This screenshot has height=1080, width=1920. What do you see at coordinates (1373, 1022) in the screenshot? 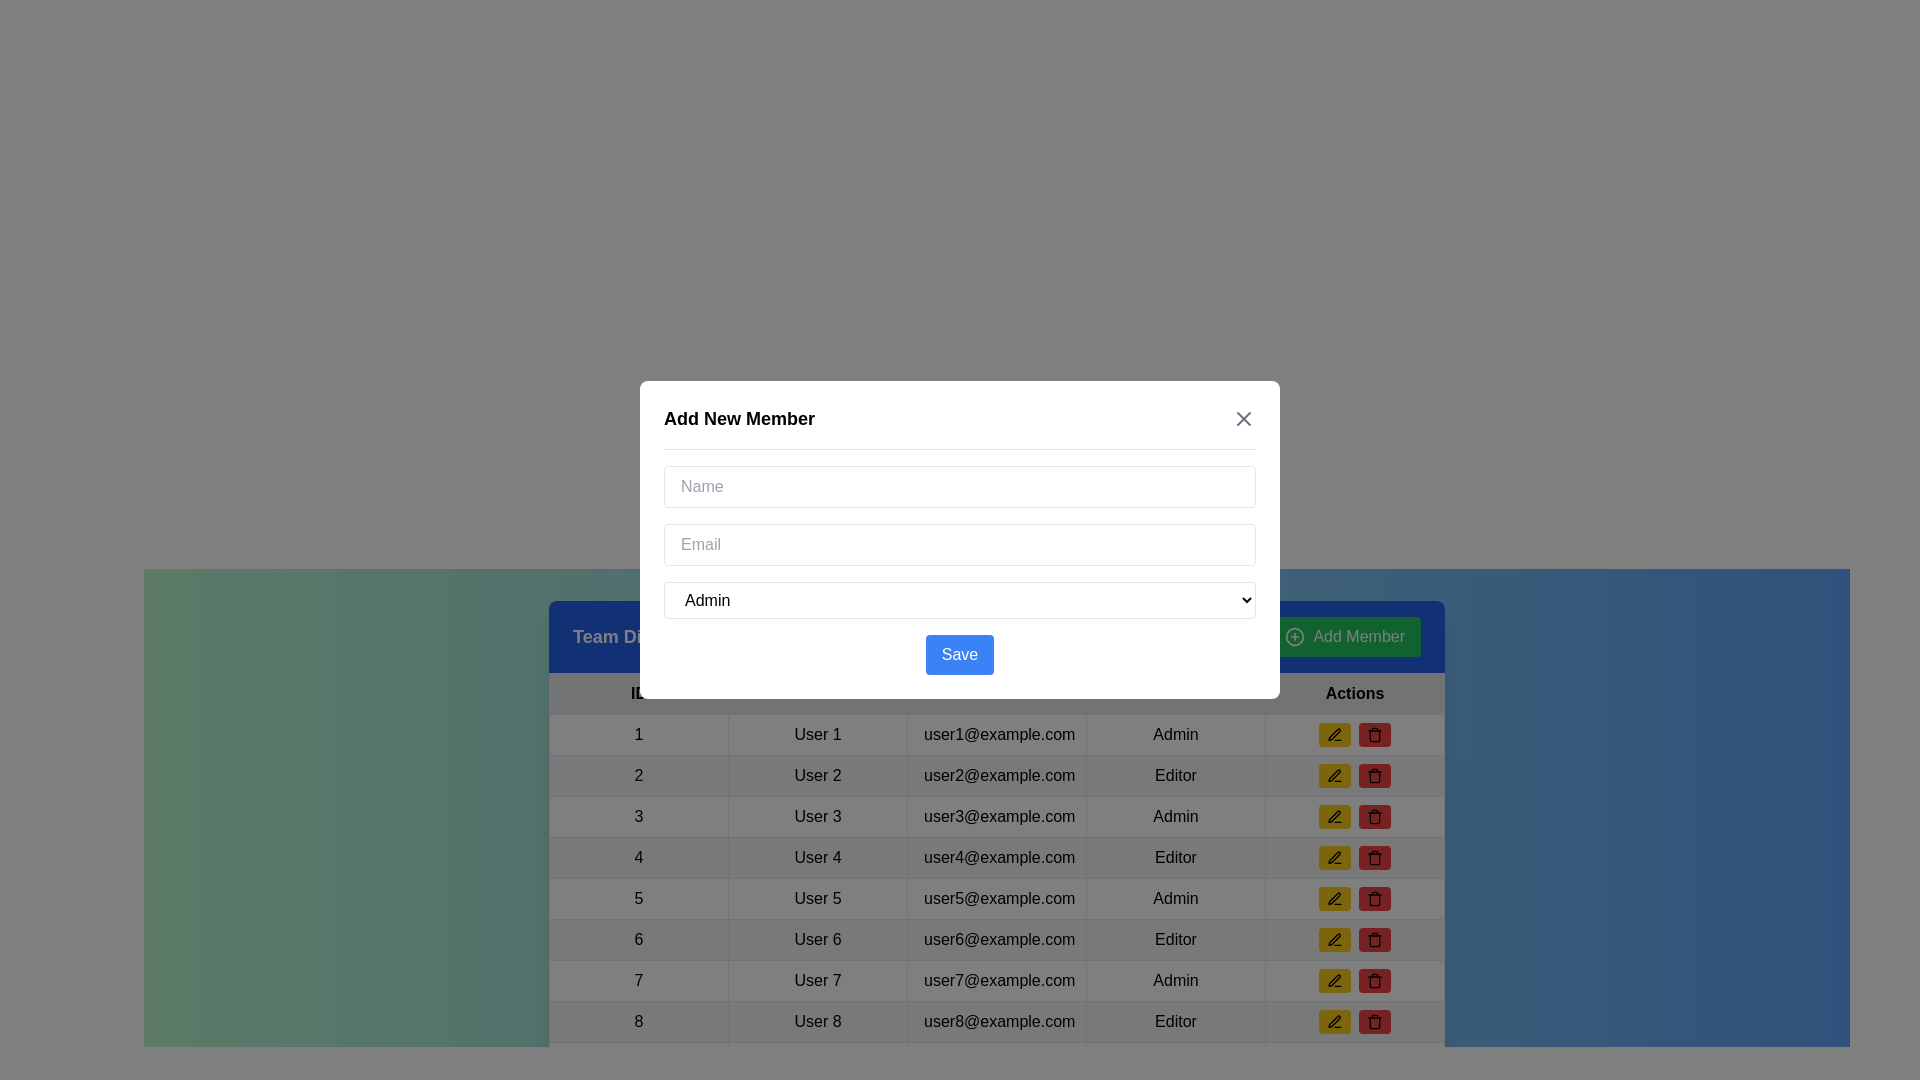
I see `the central lower body of the trash bin icon that indicates the delete functionality for the respective table row in the Actions column` at bounding box center [1373, 1022].